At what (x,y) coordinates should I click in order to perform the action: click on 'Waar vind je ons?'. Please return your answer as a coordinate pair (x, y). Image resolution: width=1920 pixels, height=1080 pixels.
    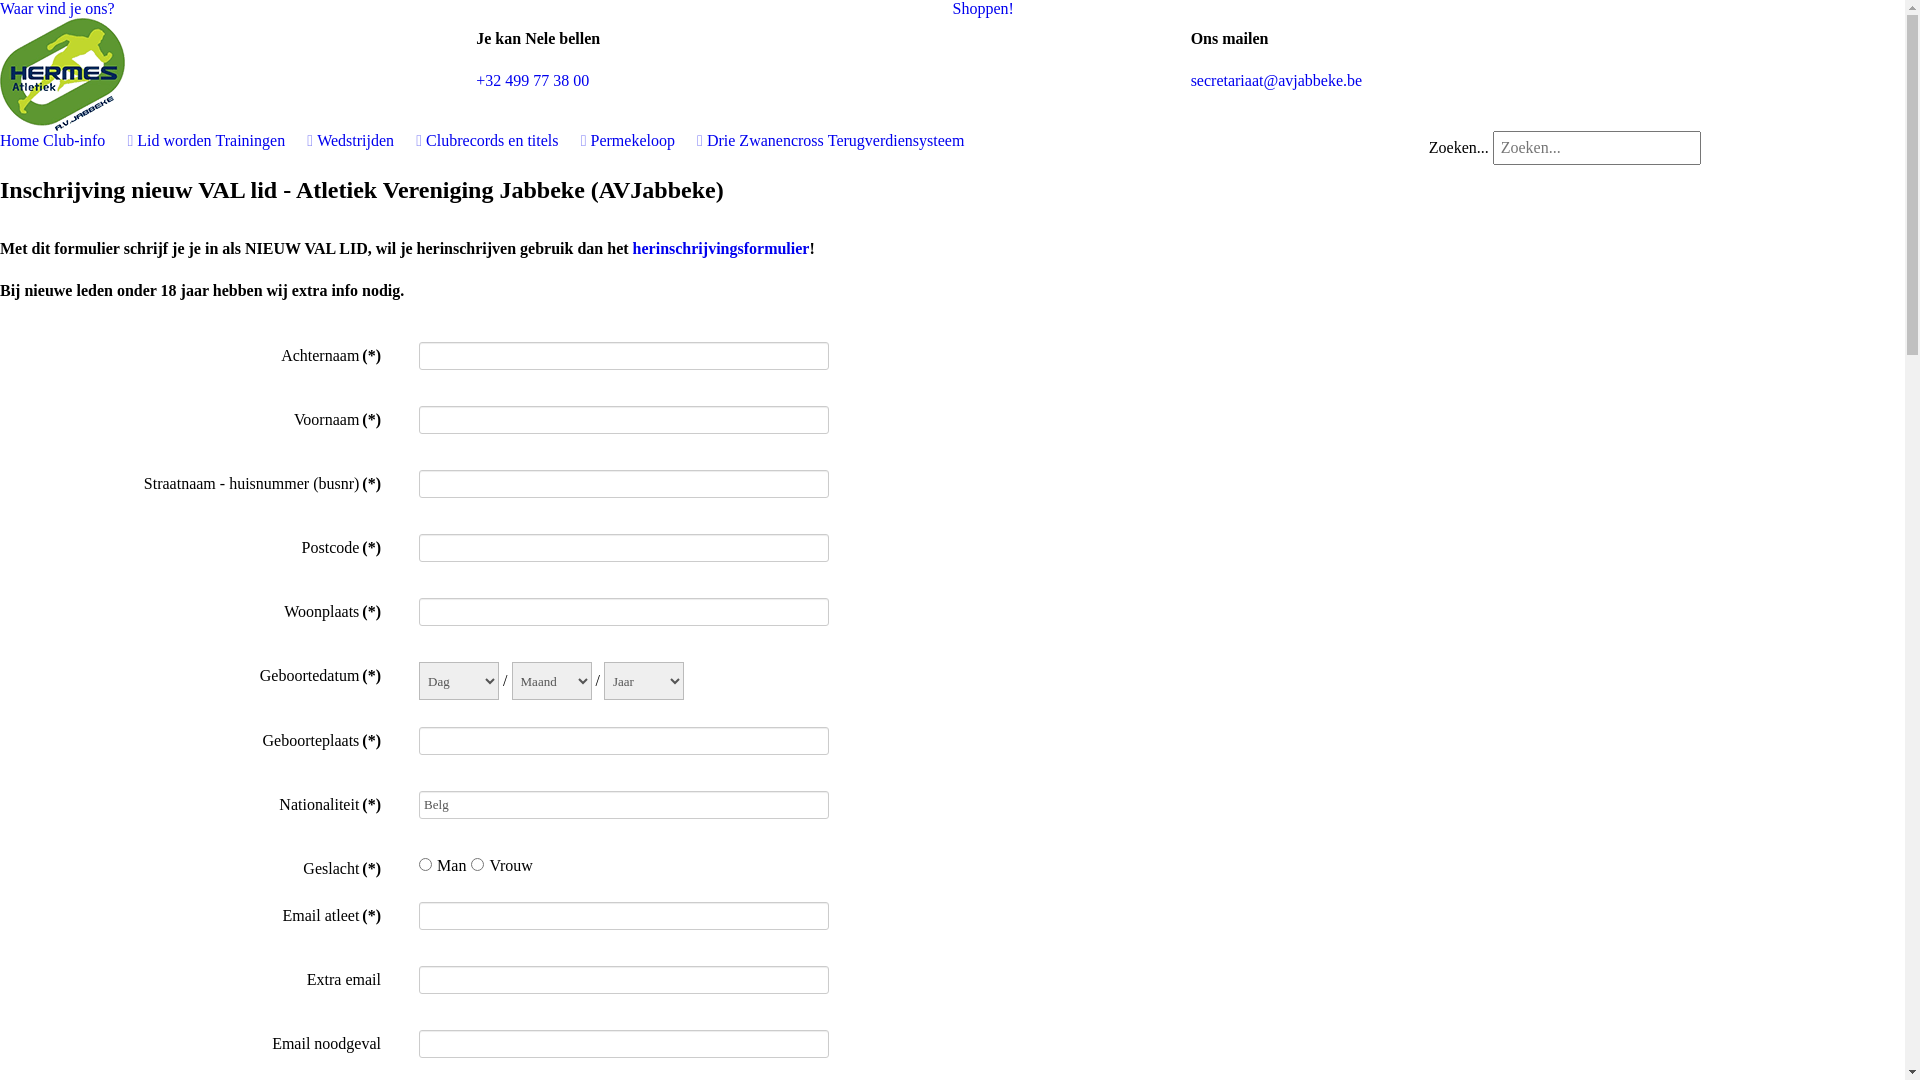
    Looking at the image, I should click on (57, 8).